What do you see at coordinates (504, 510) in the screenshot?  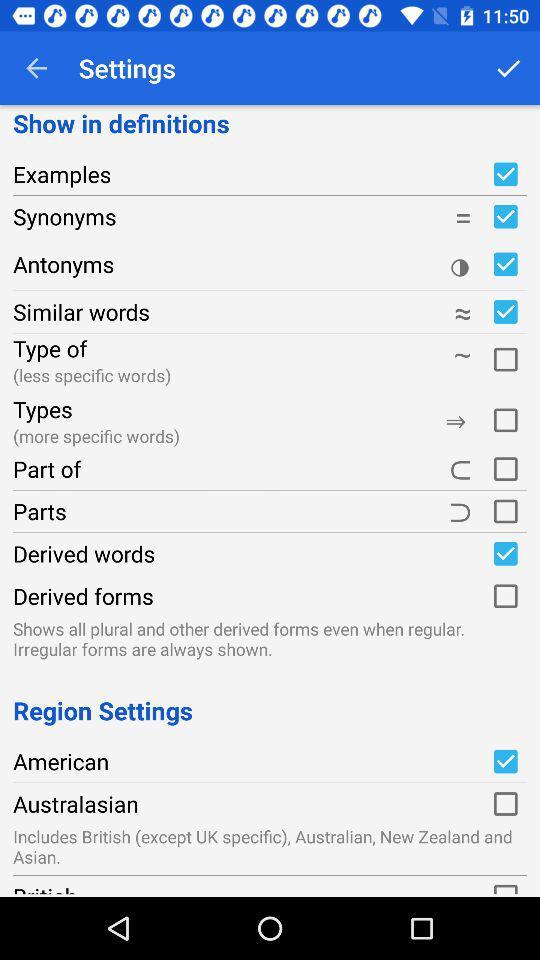 I see `show parts option` at bounding box center [504, 510].